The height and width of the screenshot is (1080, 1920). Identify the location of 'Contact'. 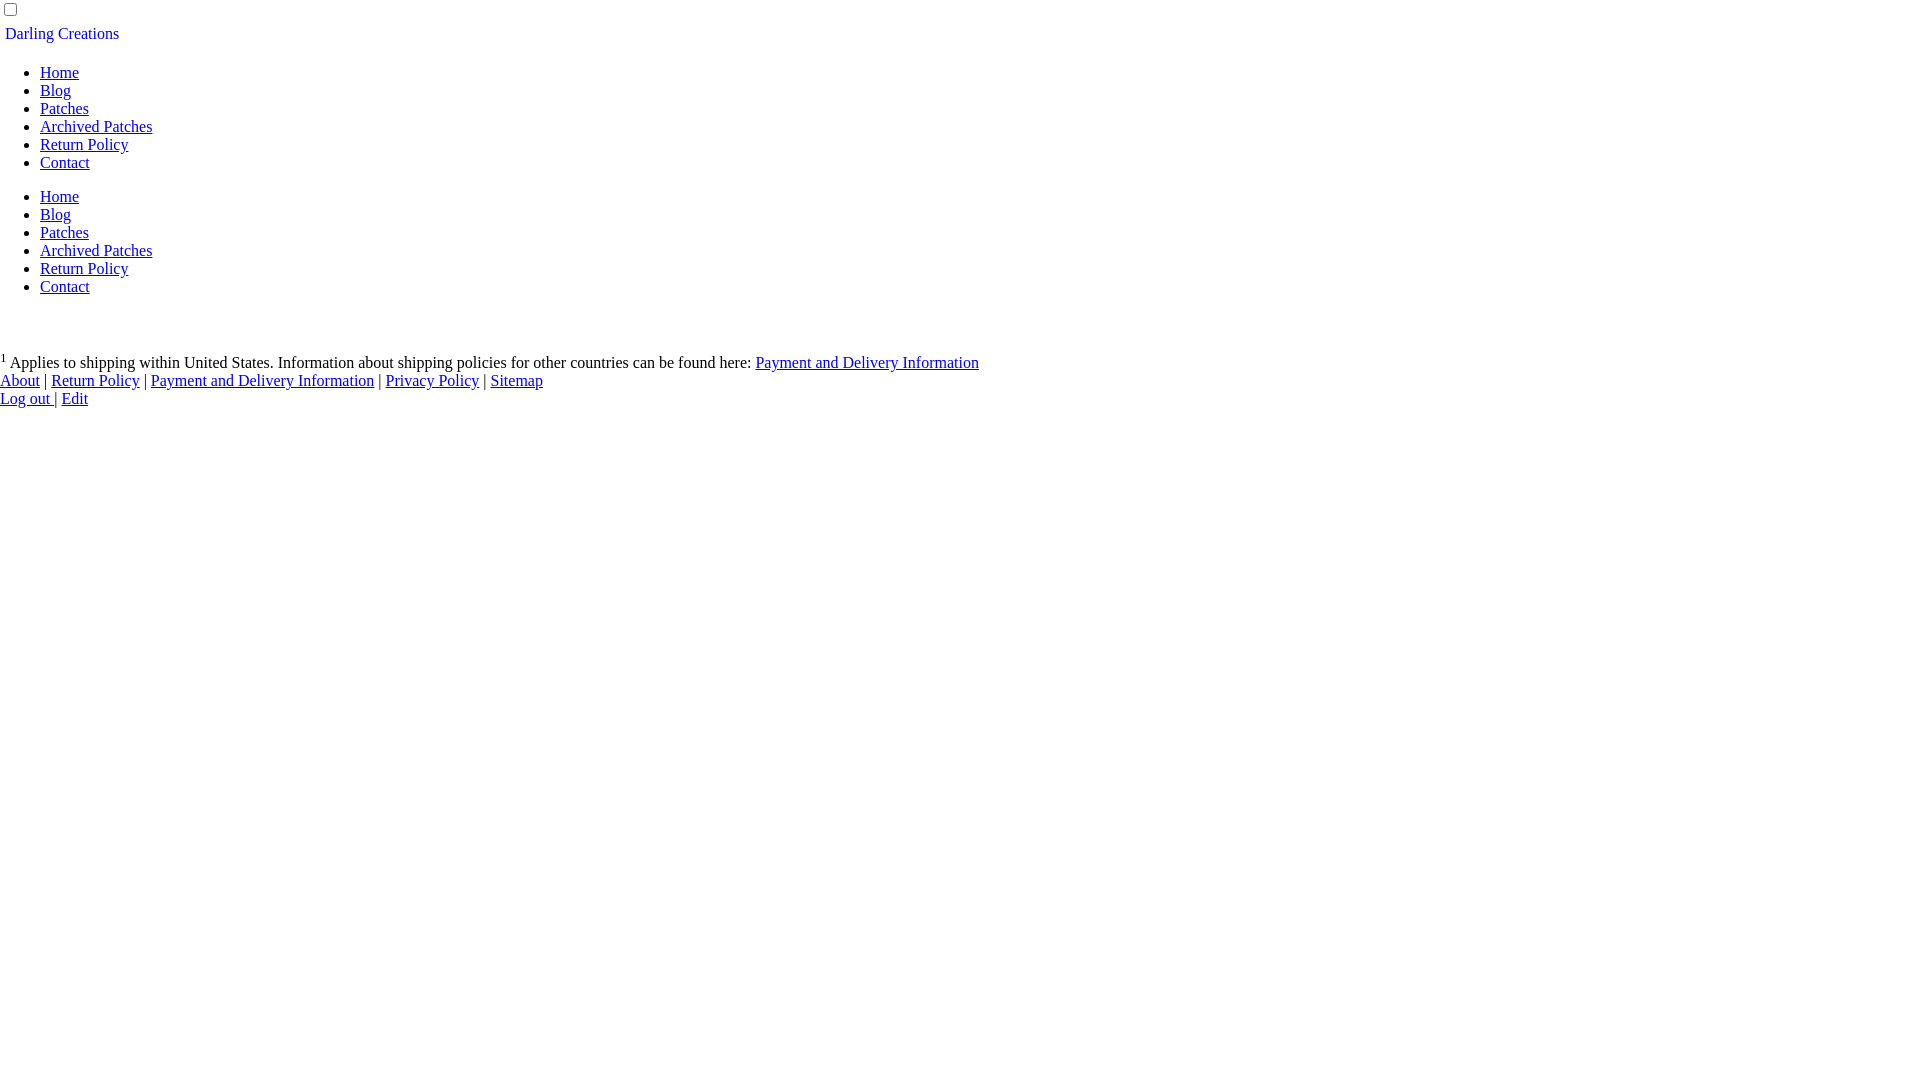
(65, 286).